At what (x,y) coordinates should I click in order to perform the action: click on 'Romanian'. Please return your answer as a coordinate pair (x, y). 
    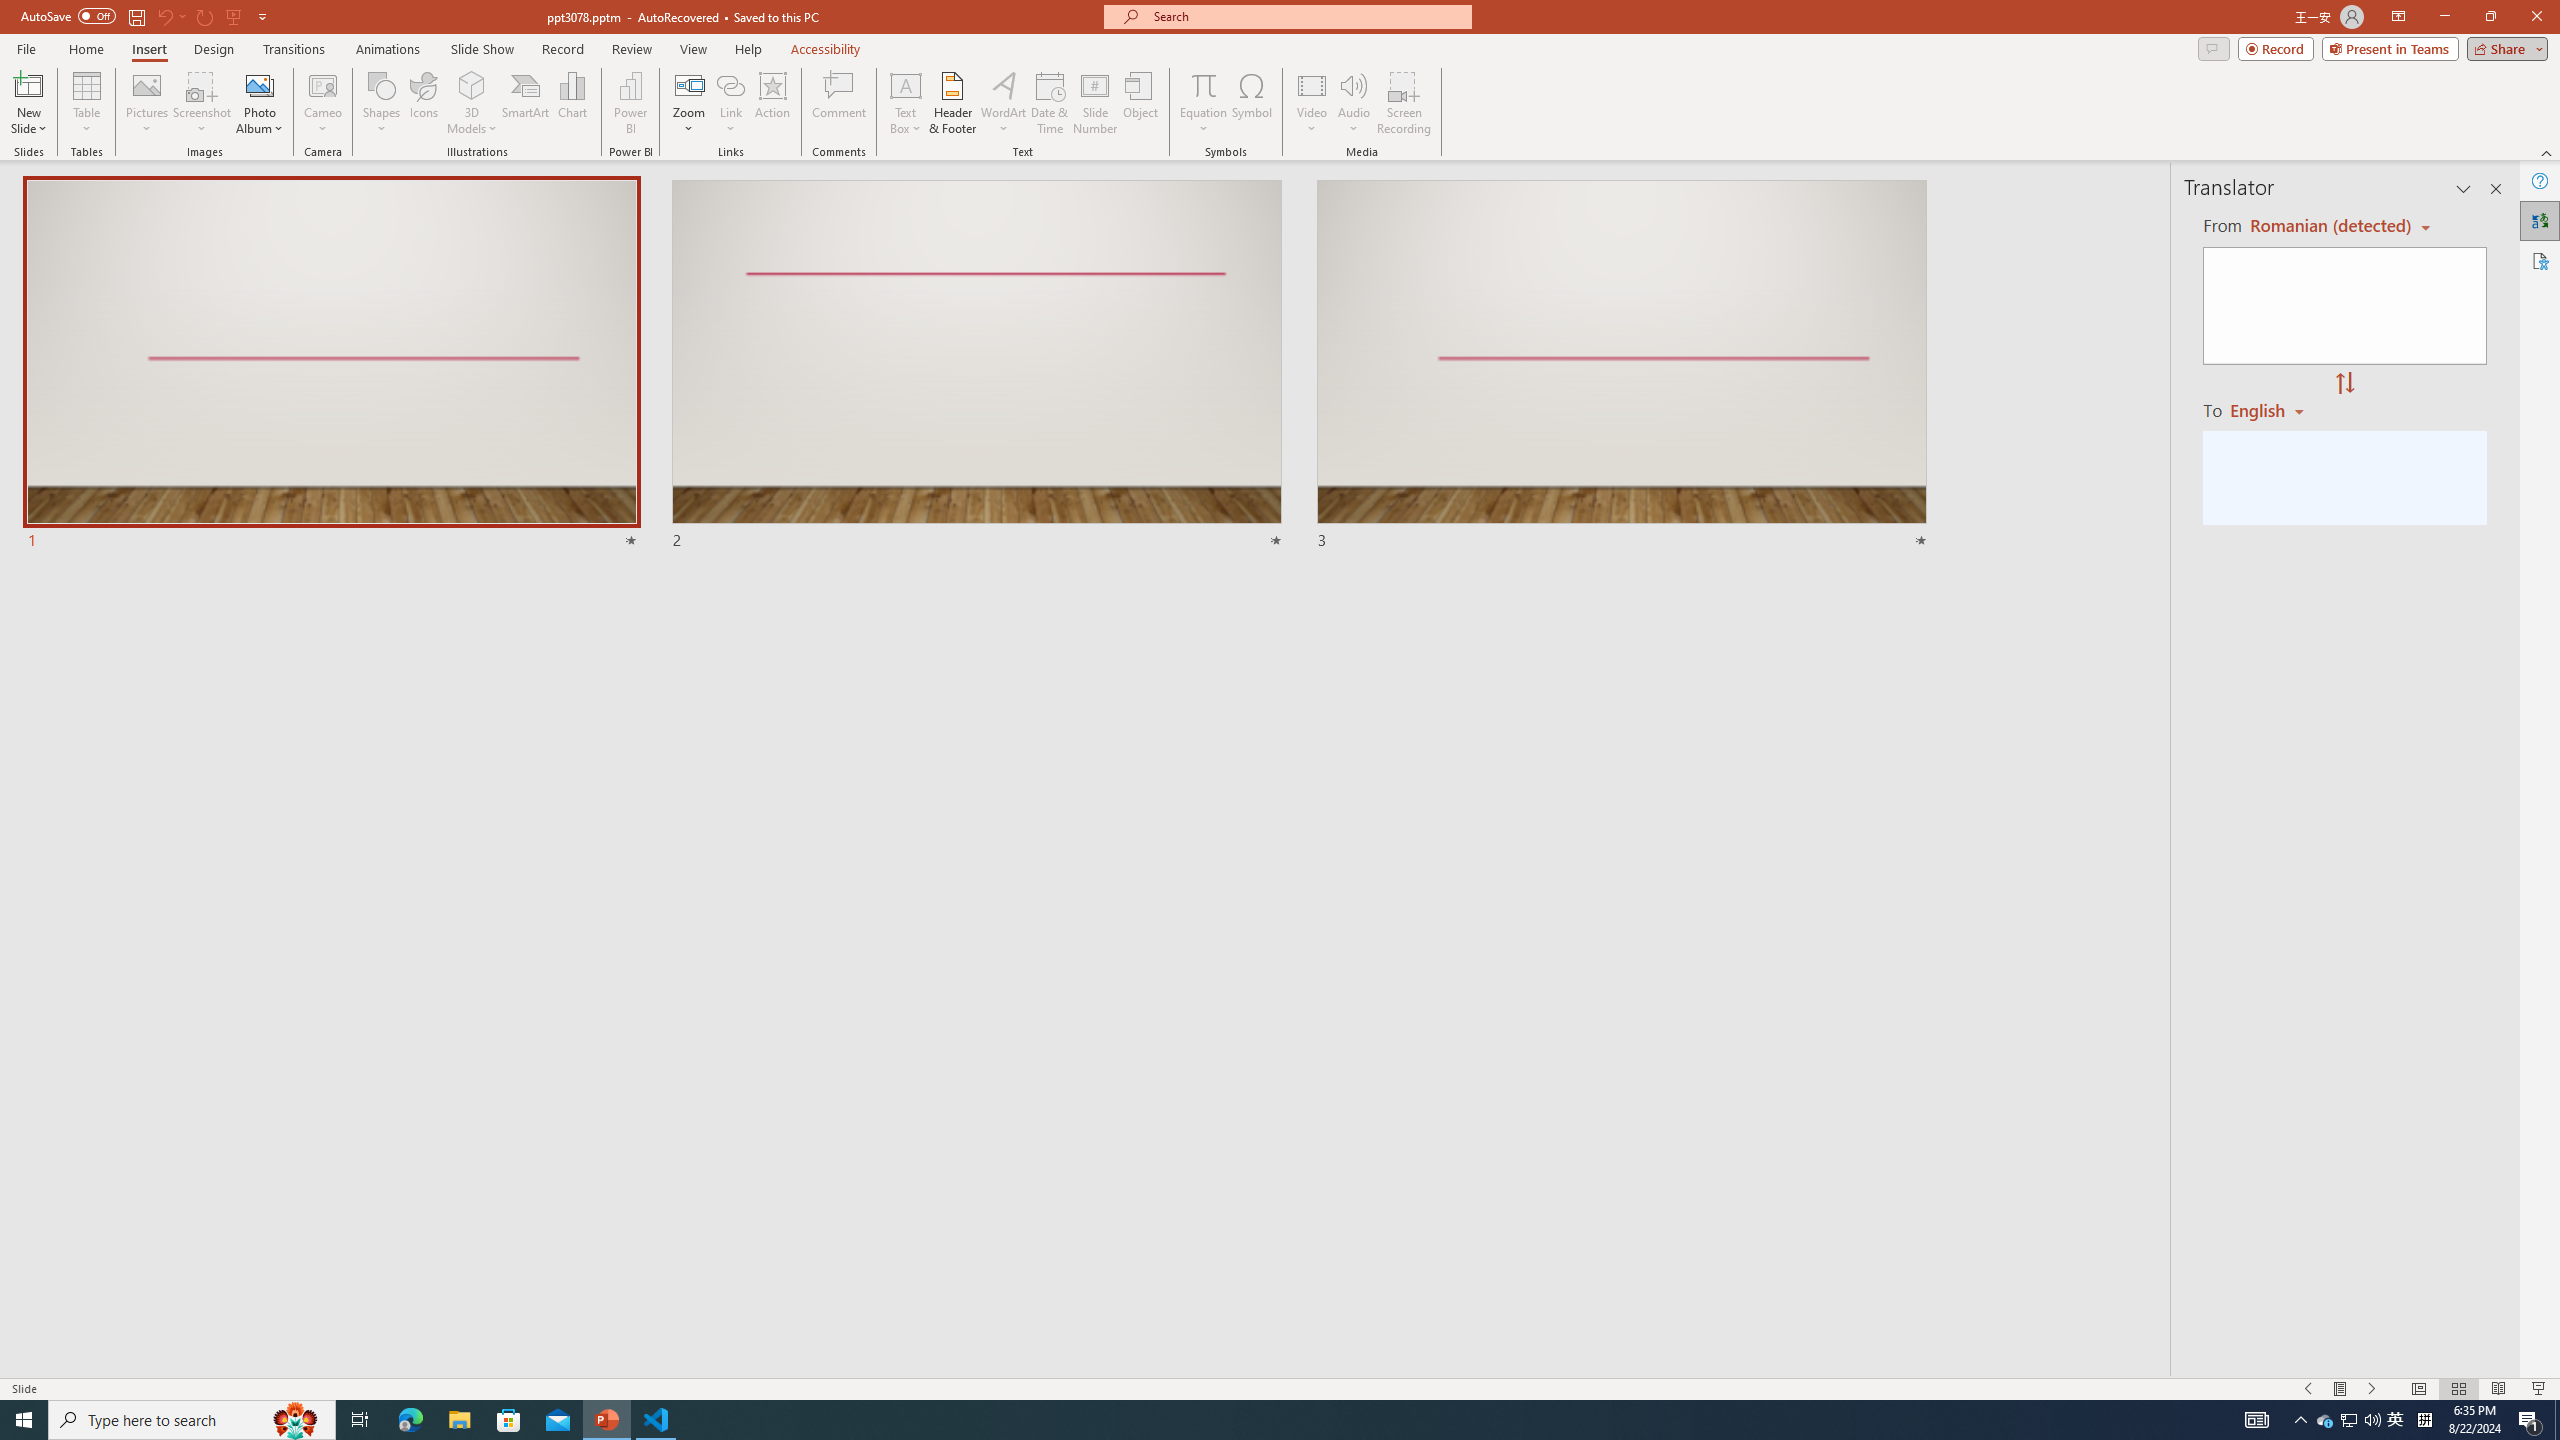
    Looking at the image, I should click on (2274, 409).